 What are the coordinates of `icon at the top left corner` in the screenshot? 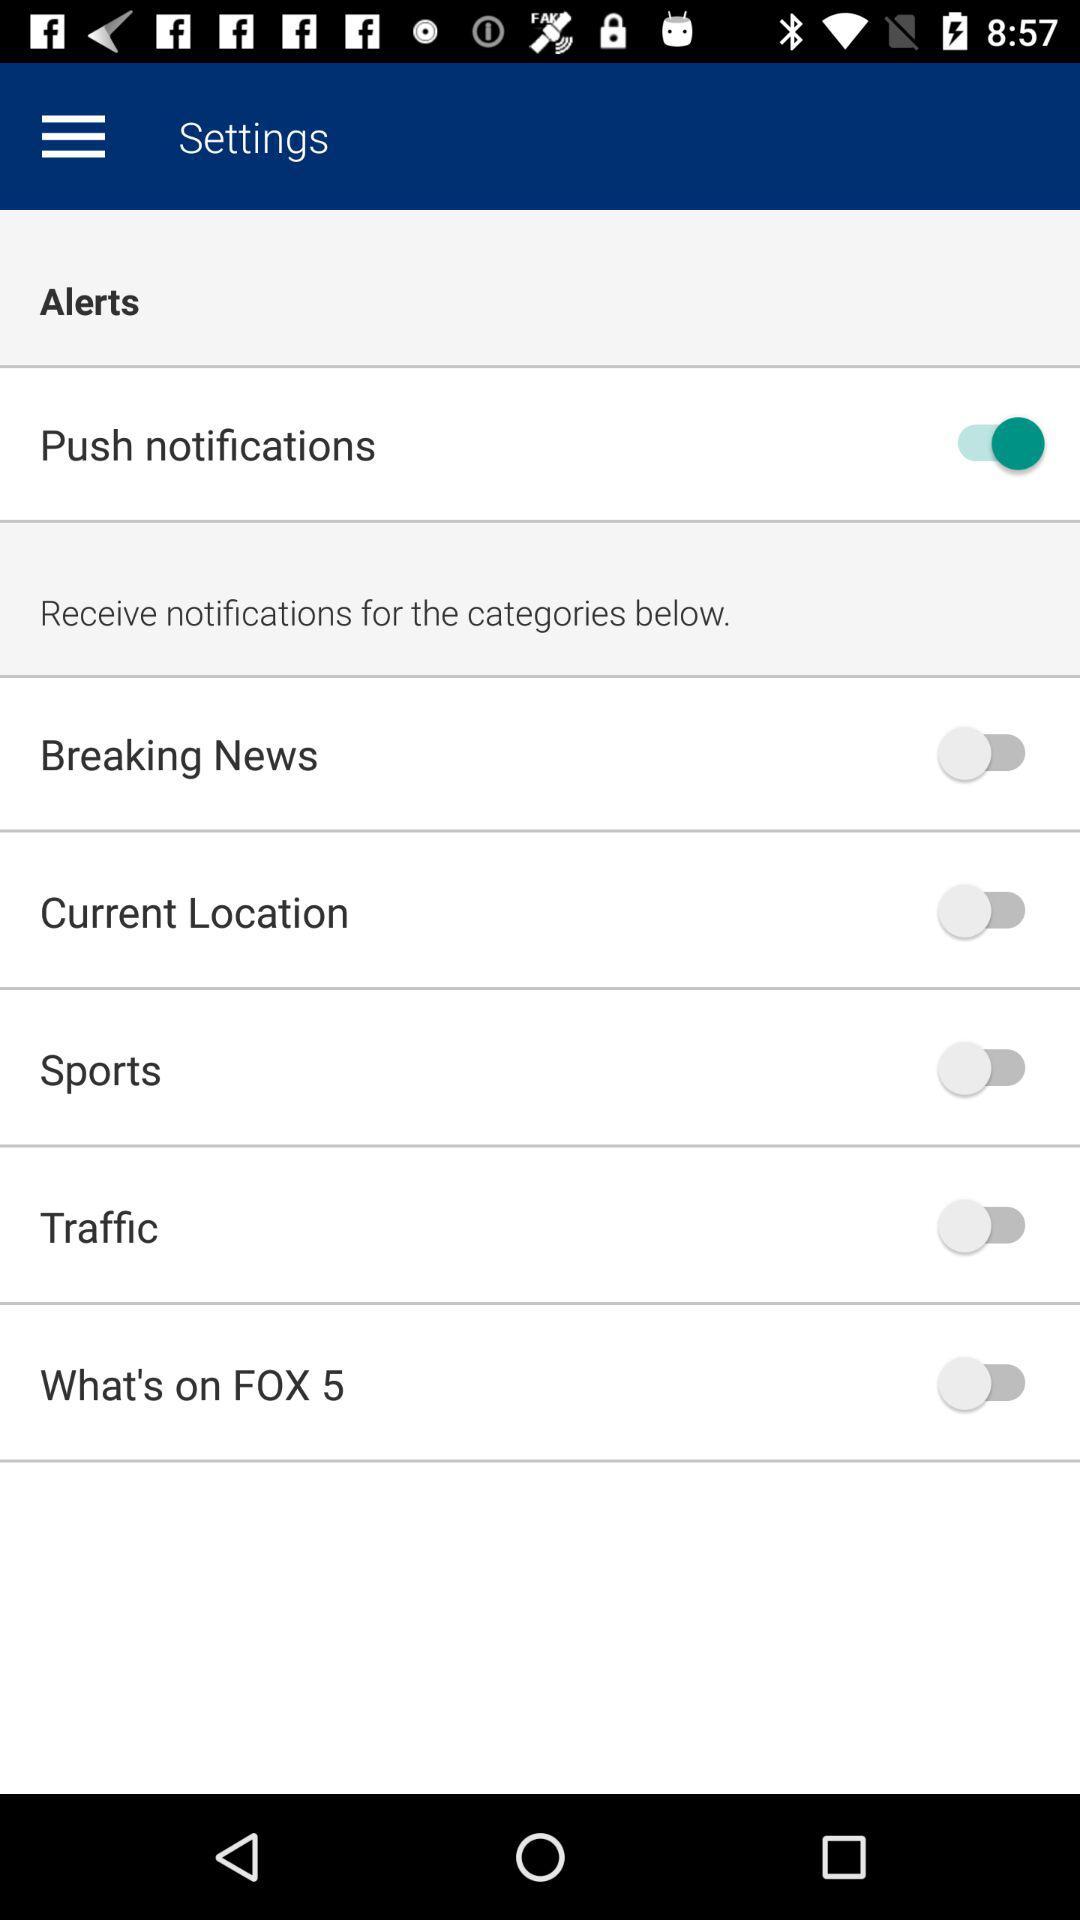 It's located at (72, 135).